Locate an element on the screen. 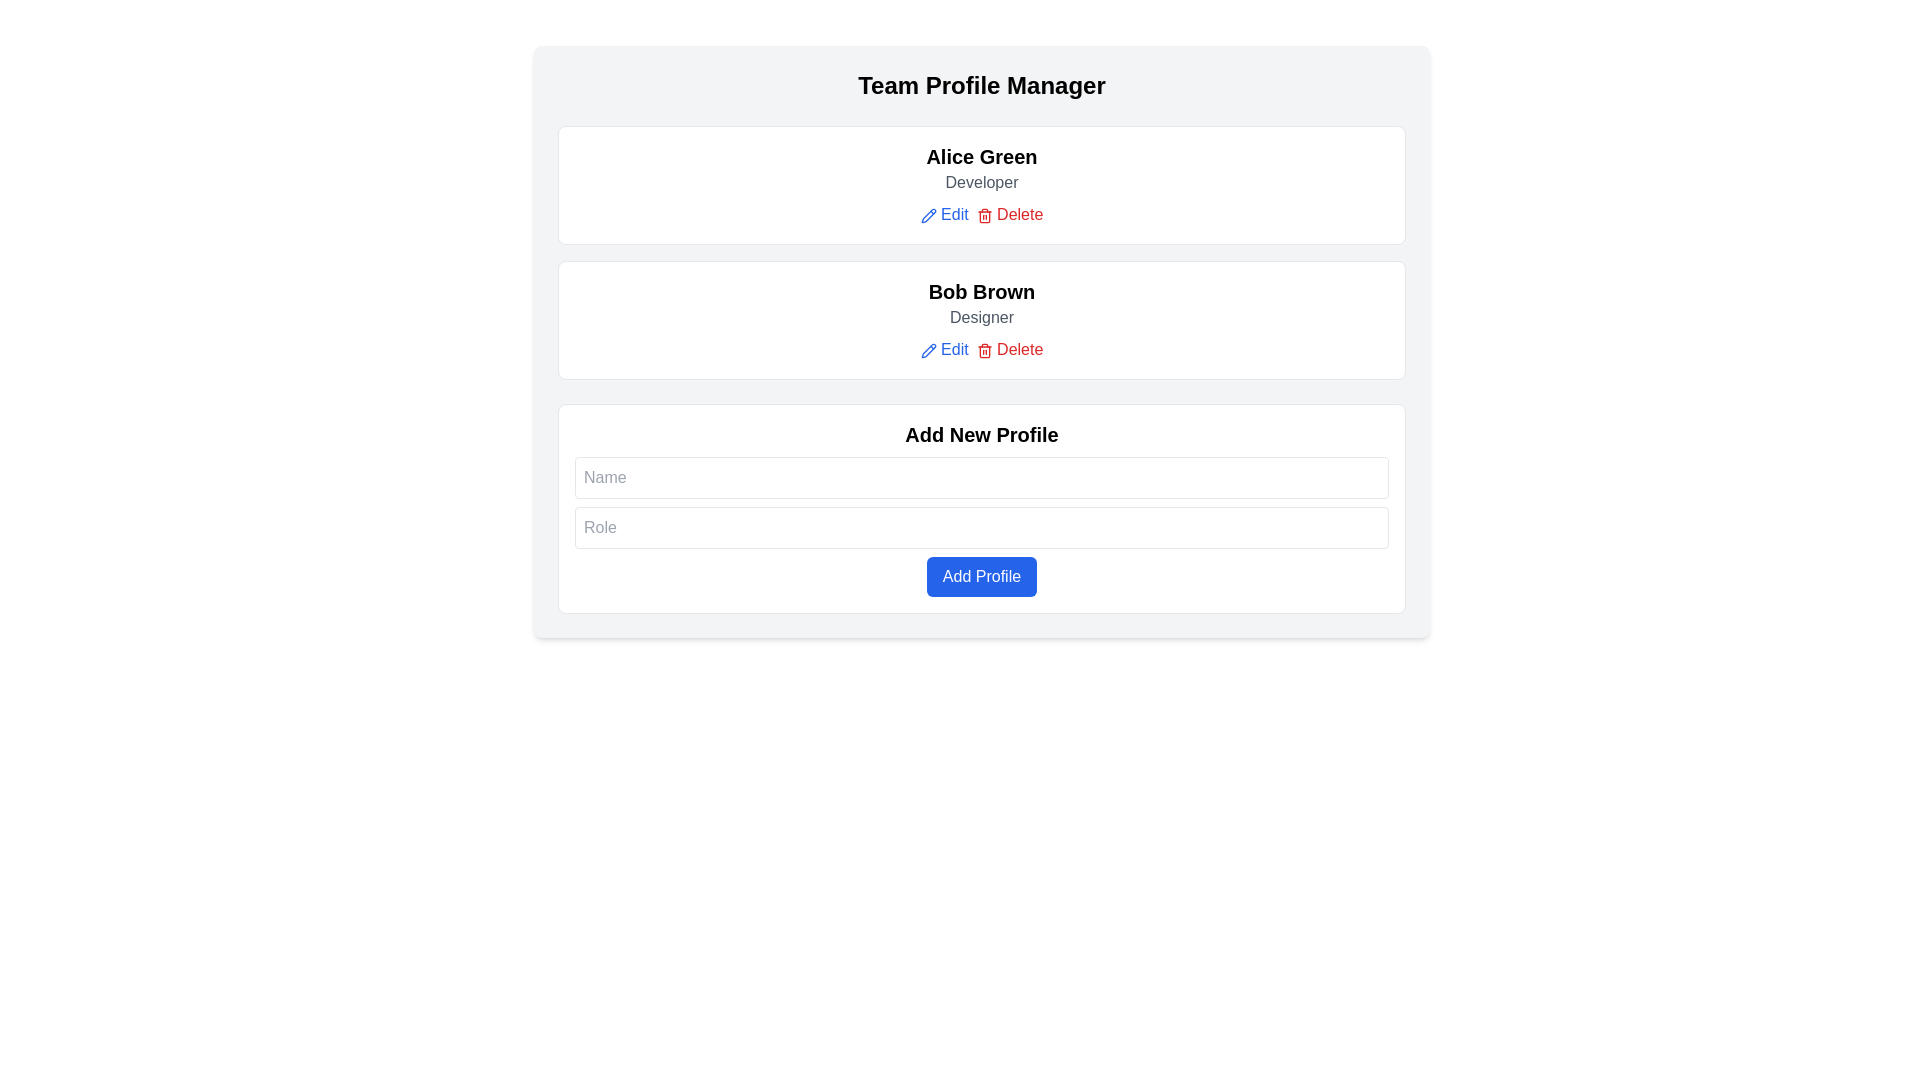  the red trash can icon that is part of the 'Delete' button, located to the right of the 'Edit' link in the profile card for 'Alice Green' is located at coordinates (984, 215).